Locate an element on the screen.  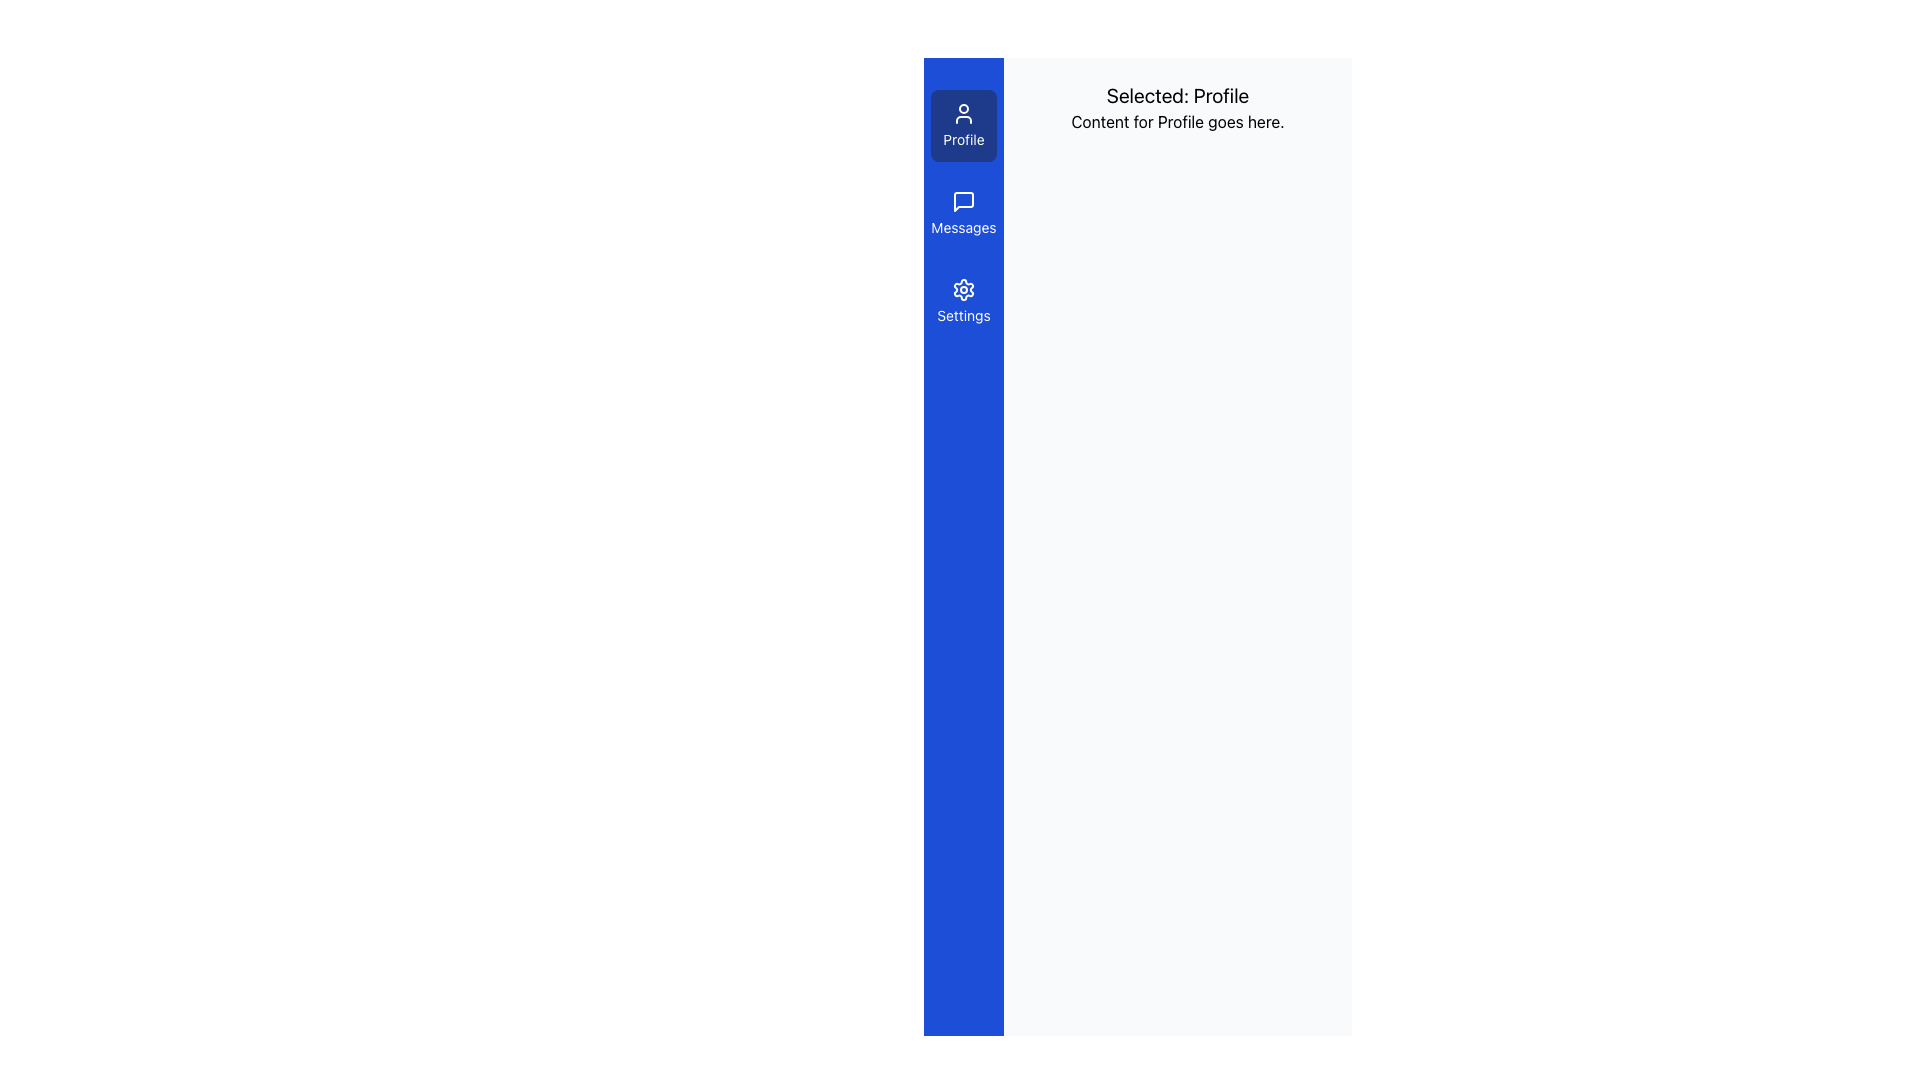
static text element that displays 'Content for Profile goes here.' located beneath the heading 'Selected: Profile' in the main content area is located at coordinates (1177, 122).